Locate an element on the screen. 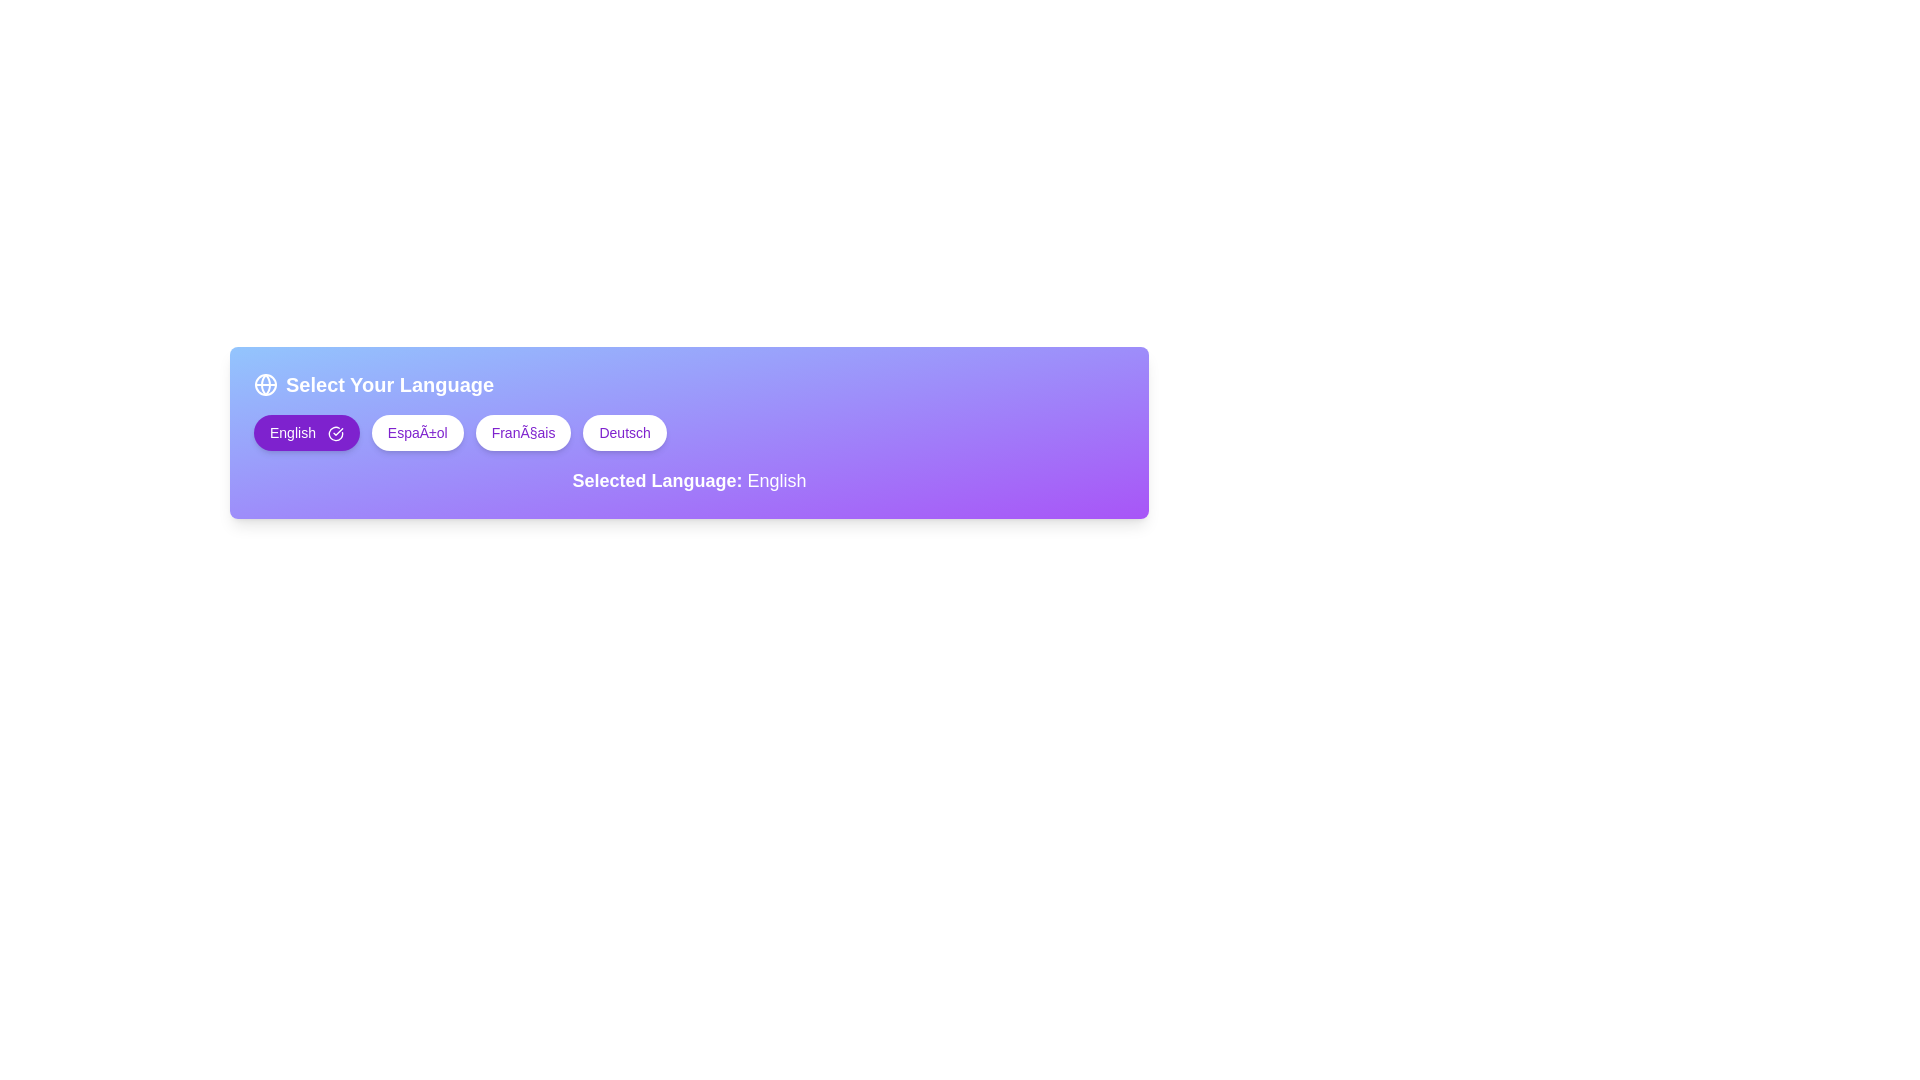  the central grouping of interactive buttons for language selection is located at coordinates (689, 431).